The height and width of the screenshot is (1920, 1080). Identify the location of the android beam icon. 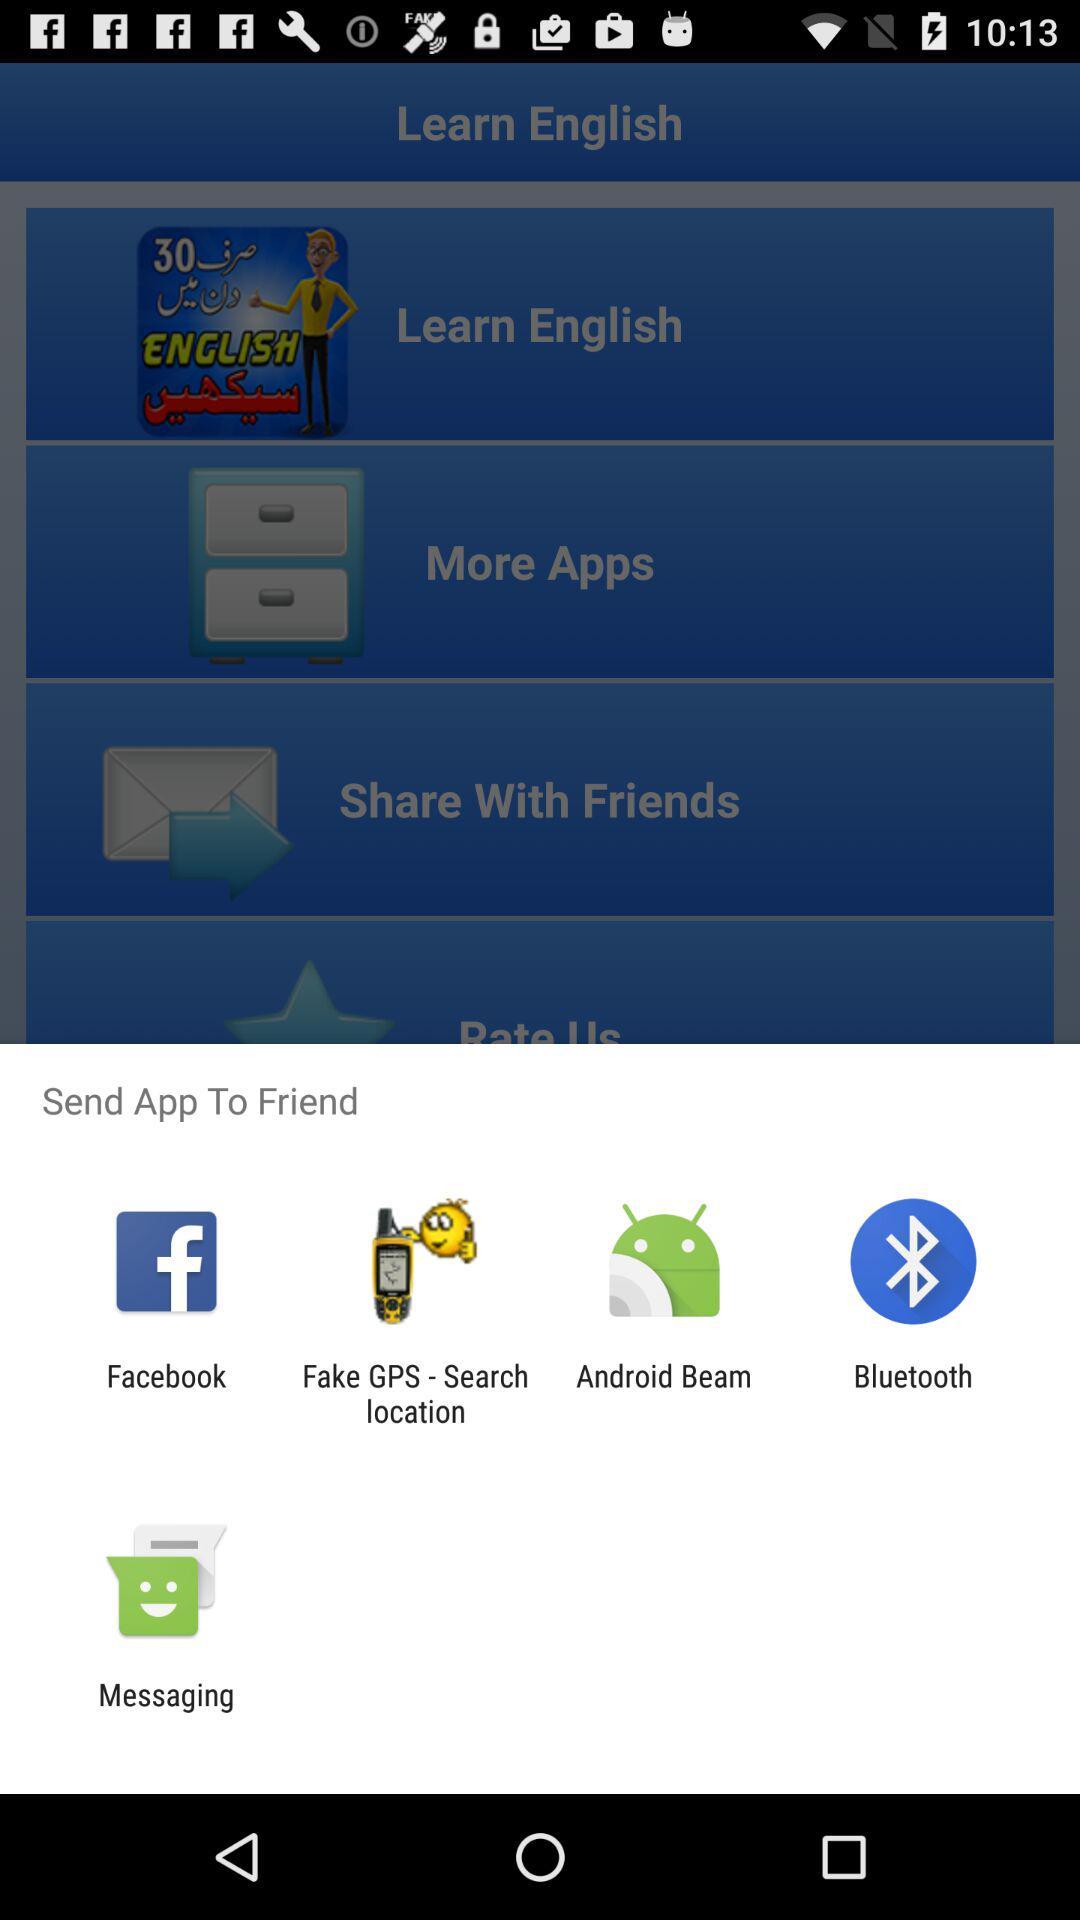
(664, 1392).